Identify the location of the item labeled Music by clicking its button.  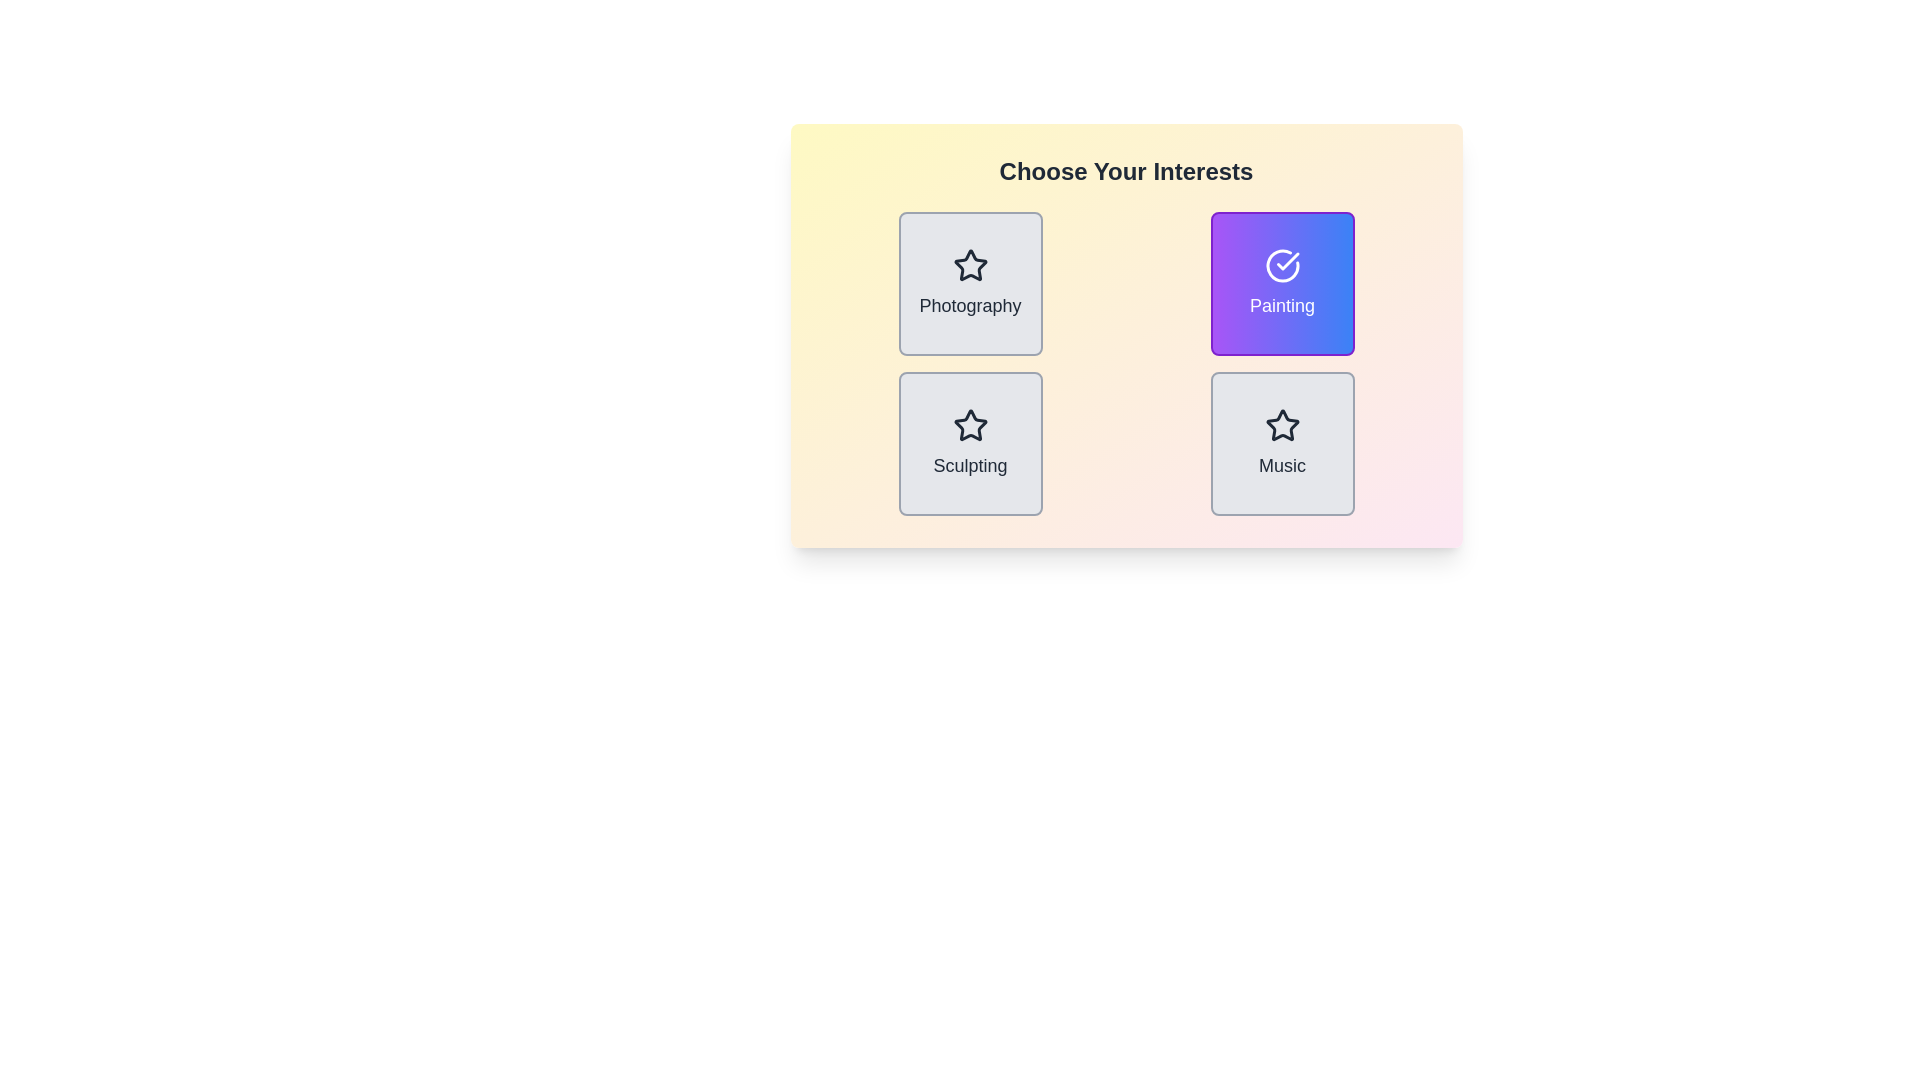
(1282, 442).